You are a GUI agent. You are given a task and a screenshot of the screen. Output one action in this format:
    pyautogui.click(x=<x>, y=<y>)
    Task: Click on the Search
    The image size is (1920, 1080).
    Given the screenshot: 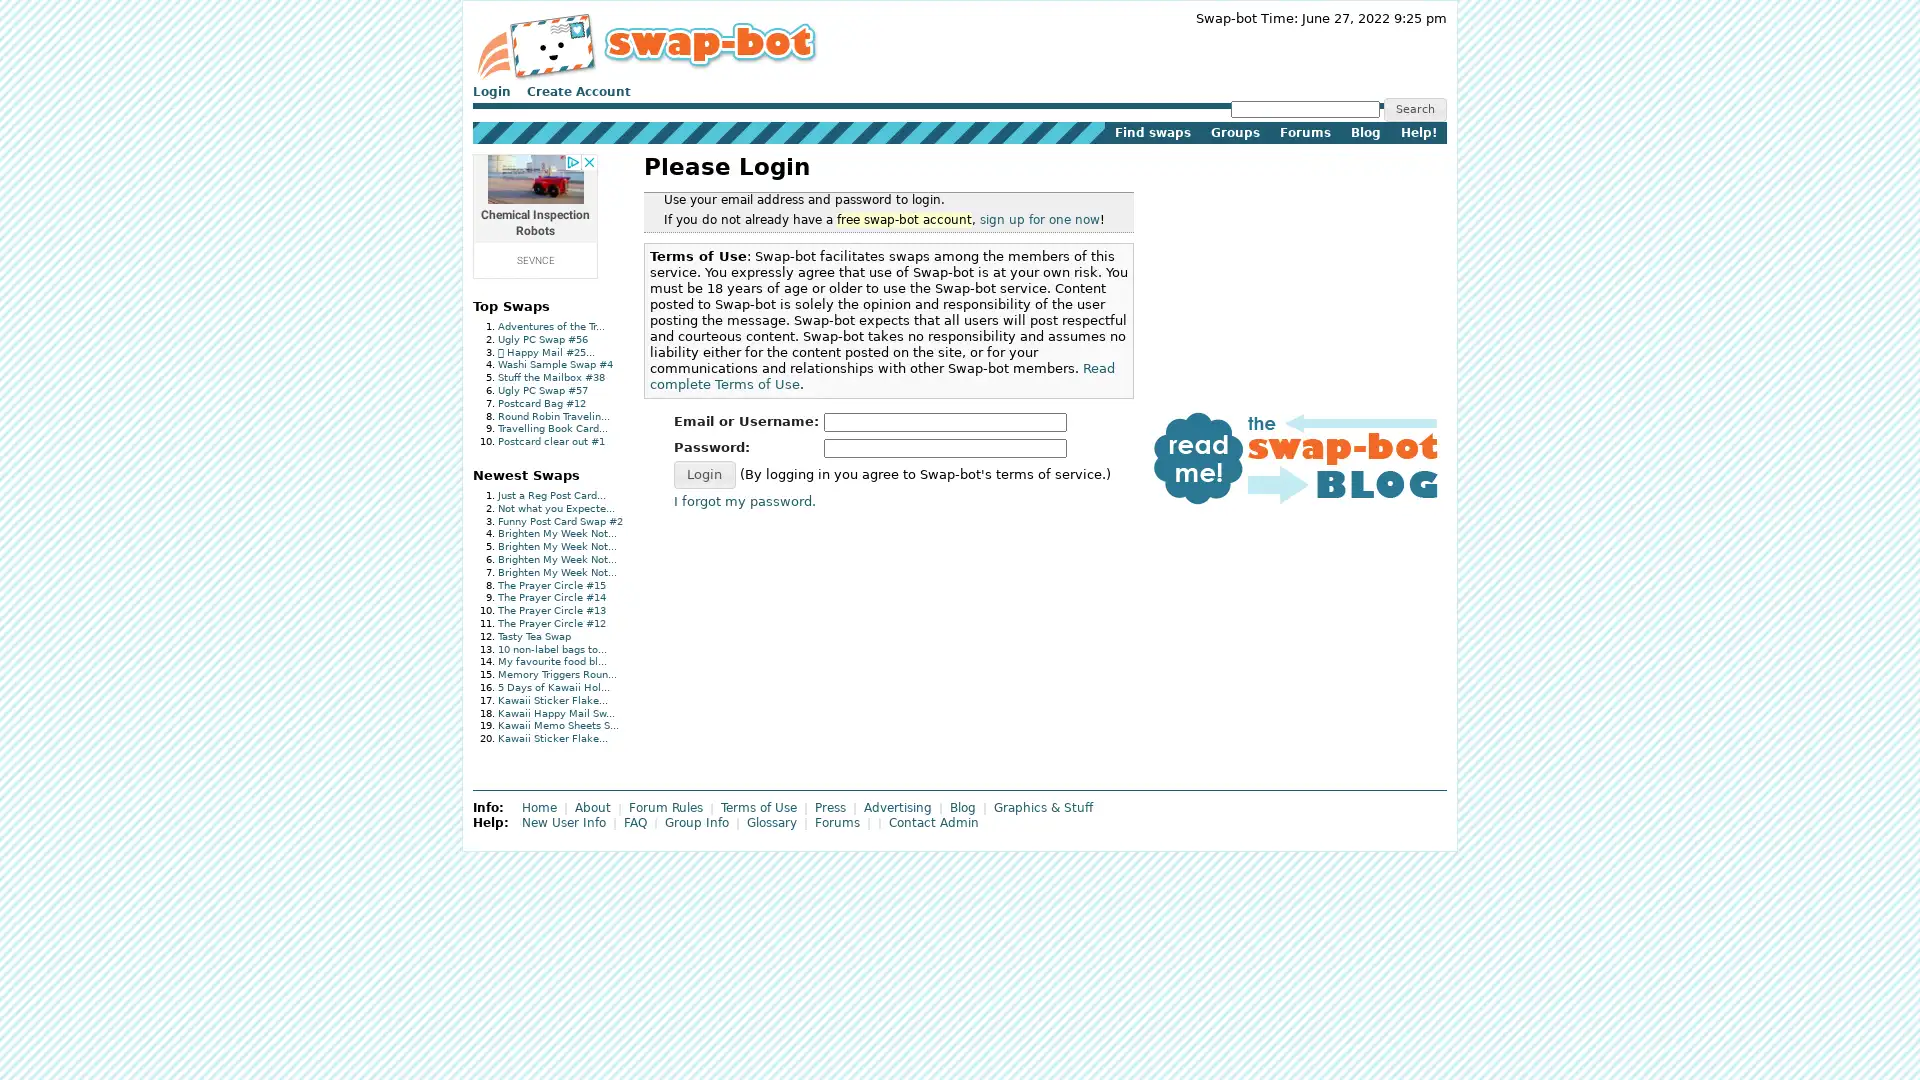 What is the action you would take?
    pyautogui.click(x=1413, y=109)
    